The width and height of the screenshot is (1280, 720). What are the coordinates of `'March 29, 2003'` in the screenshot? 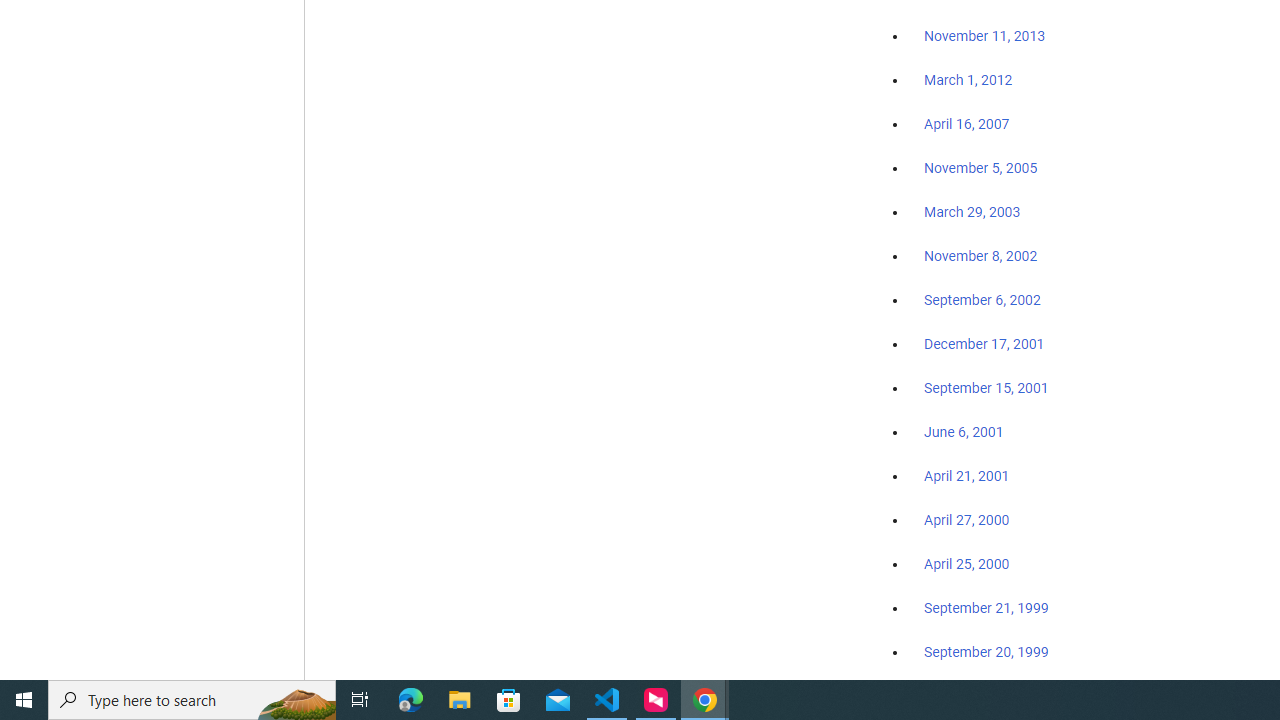 It's located at (972, 212).